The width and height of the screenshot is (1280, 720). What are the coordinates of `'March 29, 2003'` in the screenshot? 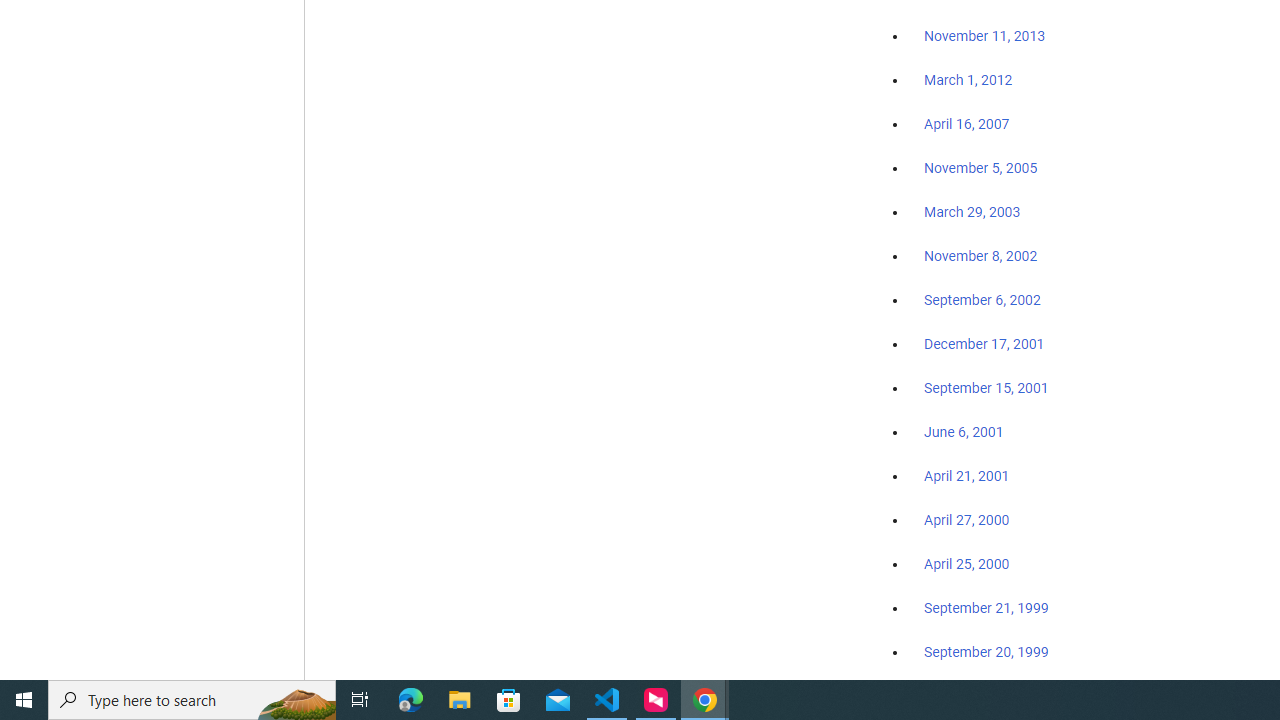 It's located at (972, 212).